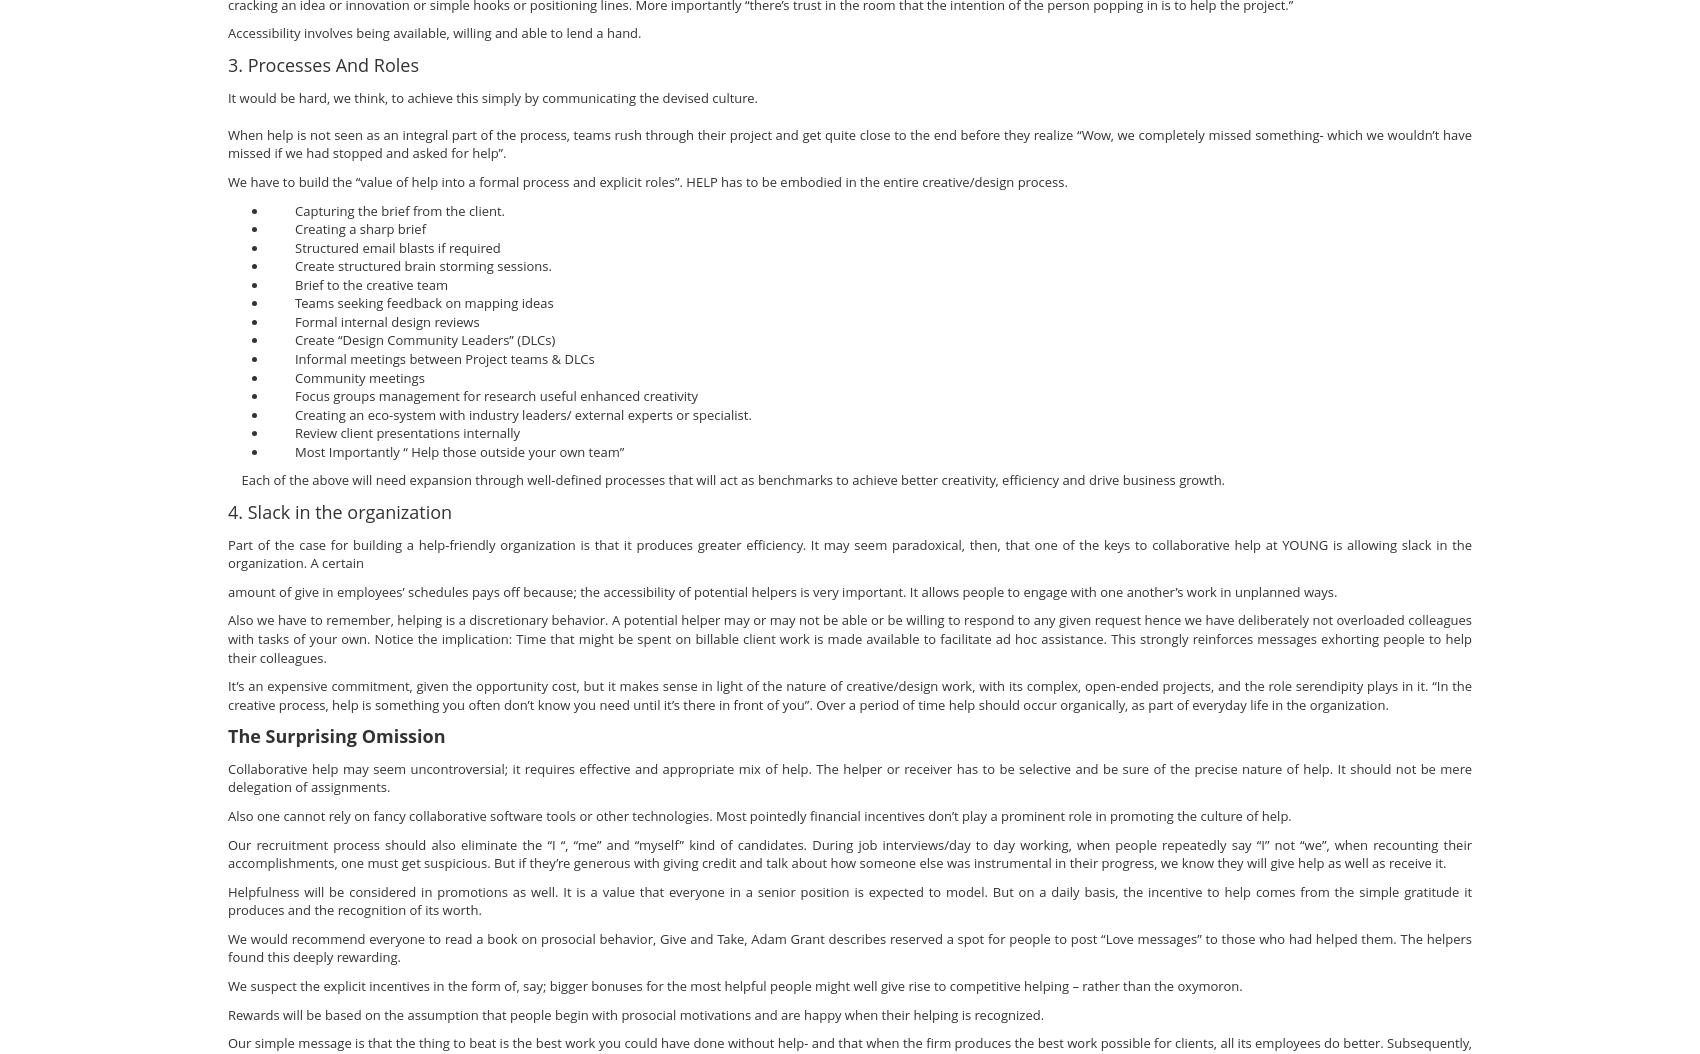 This screenshot has width=1700, height=1054. Describe the element at coordinates (344, 376) in the screenshot. I see `'Community meetings'` at that location.